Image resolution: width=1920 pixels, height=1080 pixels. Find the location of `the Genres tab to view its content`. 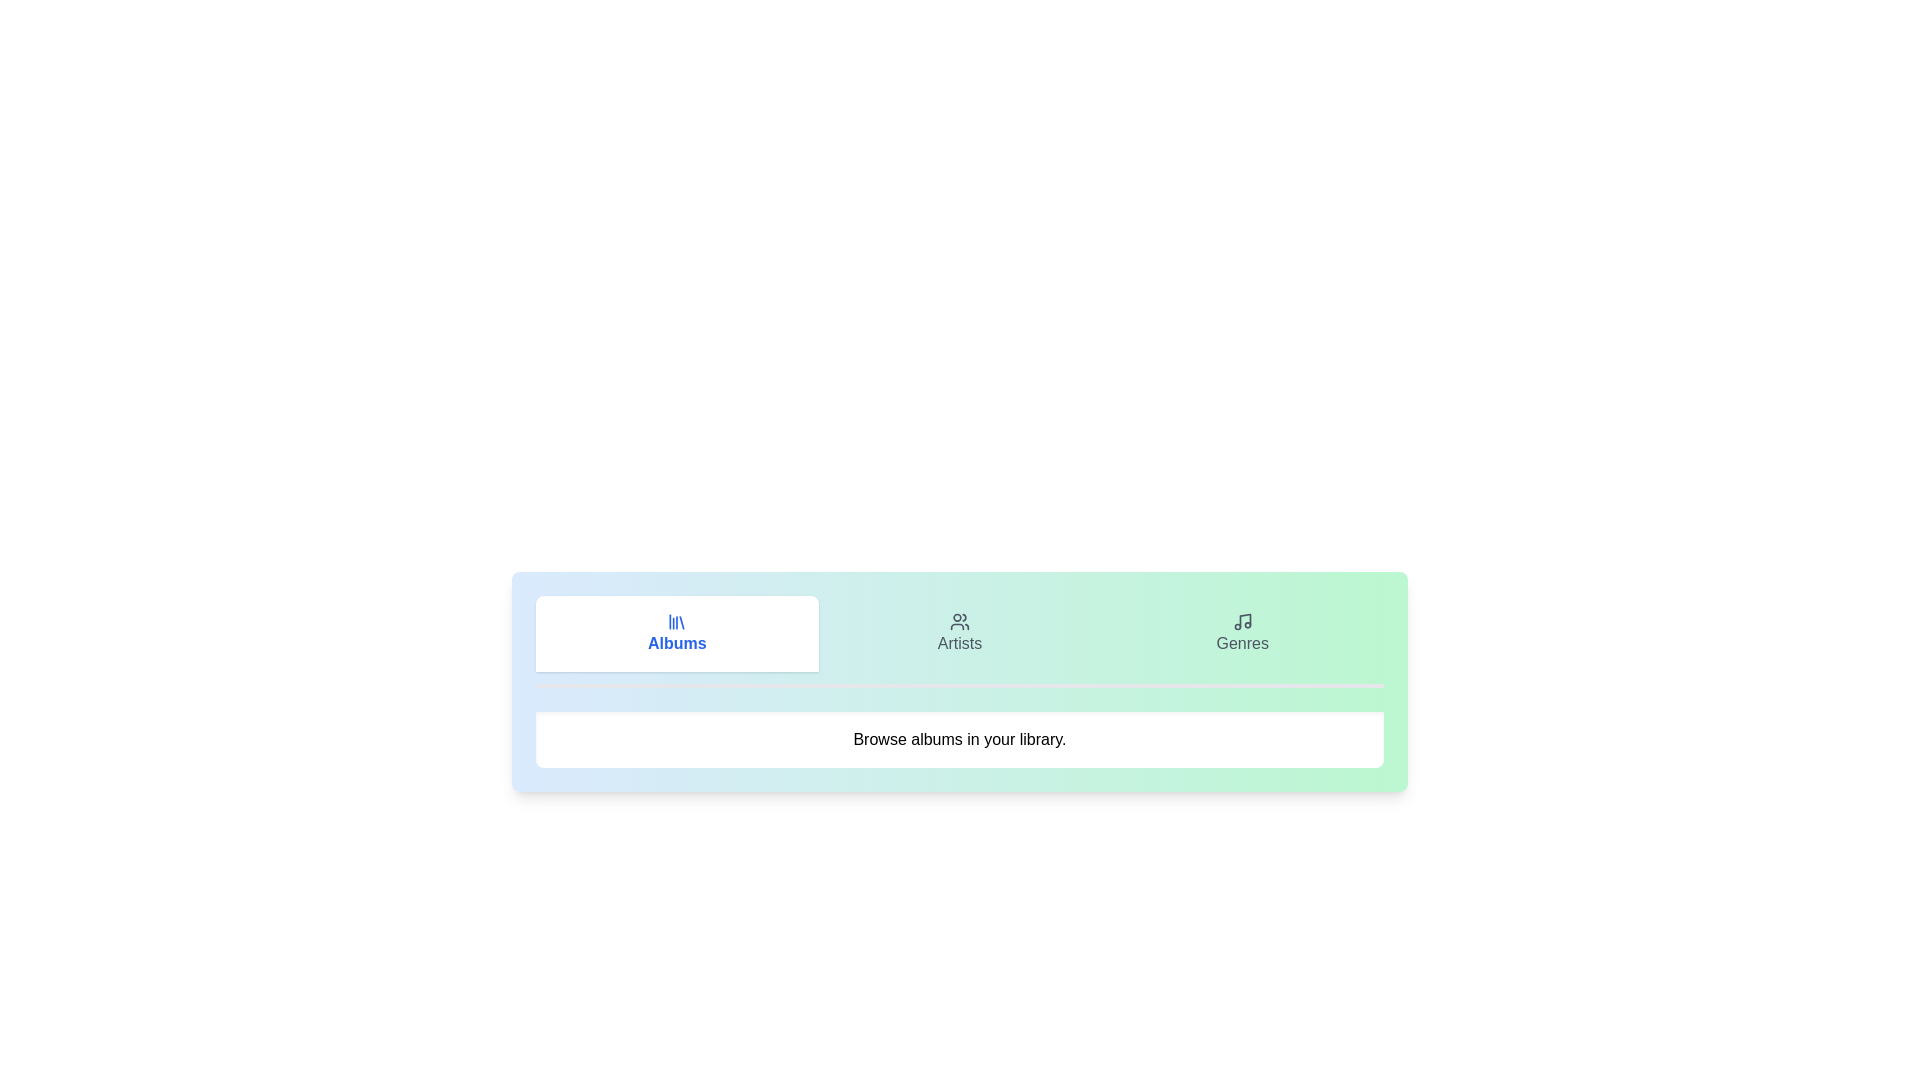

the Genres tab to view its content is located at coordinates (1242, 633).